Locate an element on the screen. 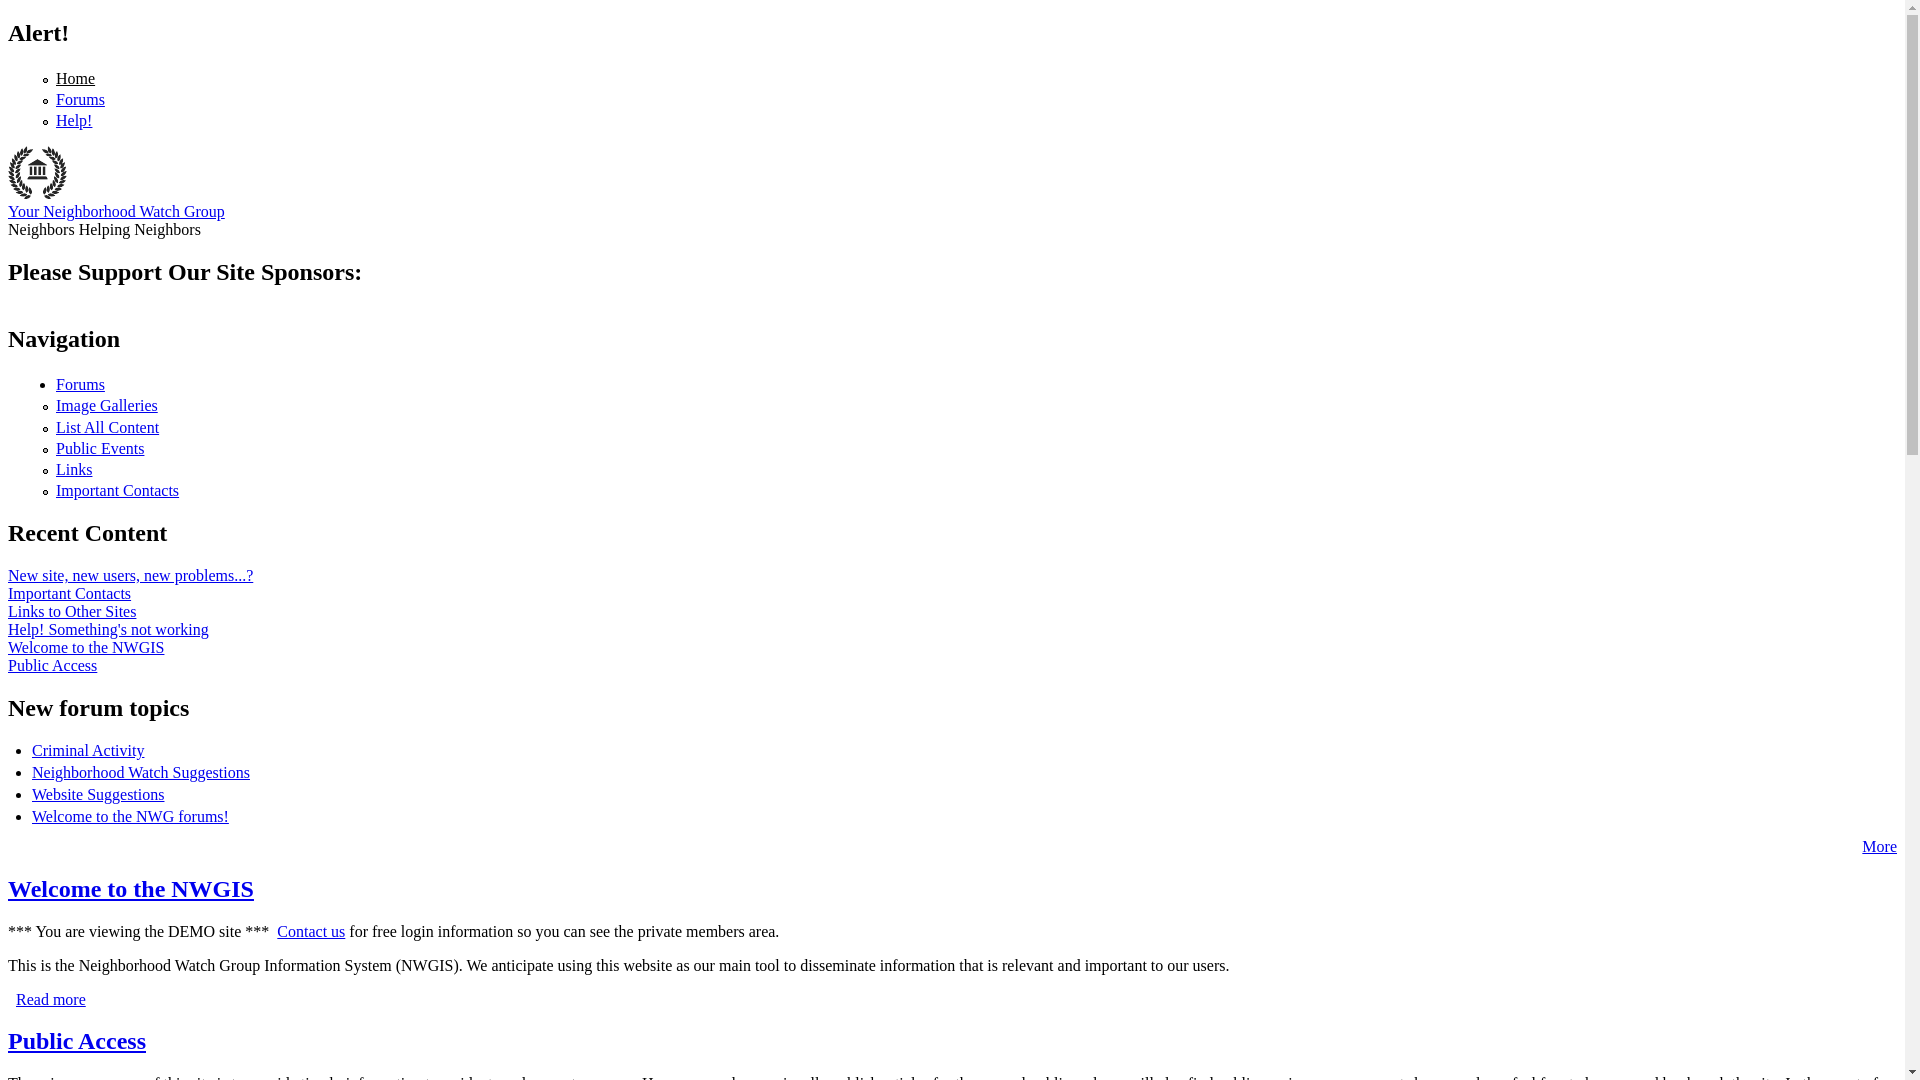 The image size is (1920, 1080). 'Important Contacts' is located at coordinates (116, 490).